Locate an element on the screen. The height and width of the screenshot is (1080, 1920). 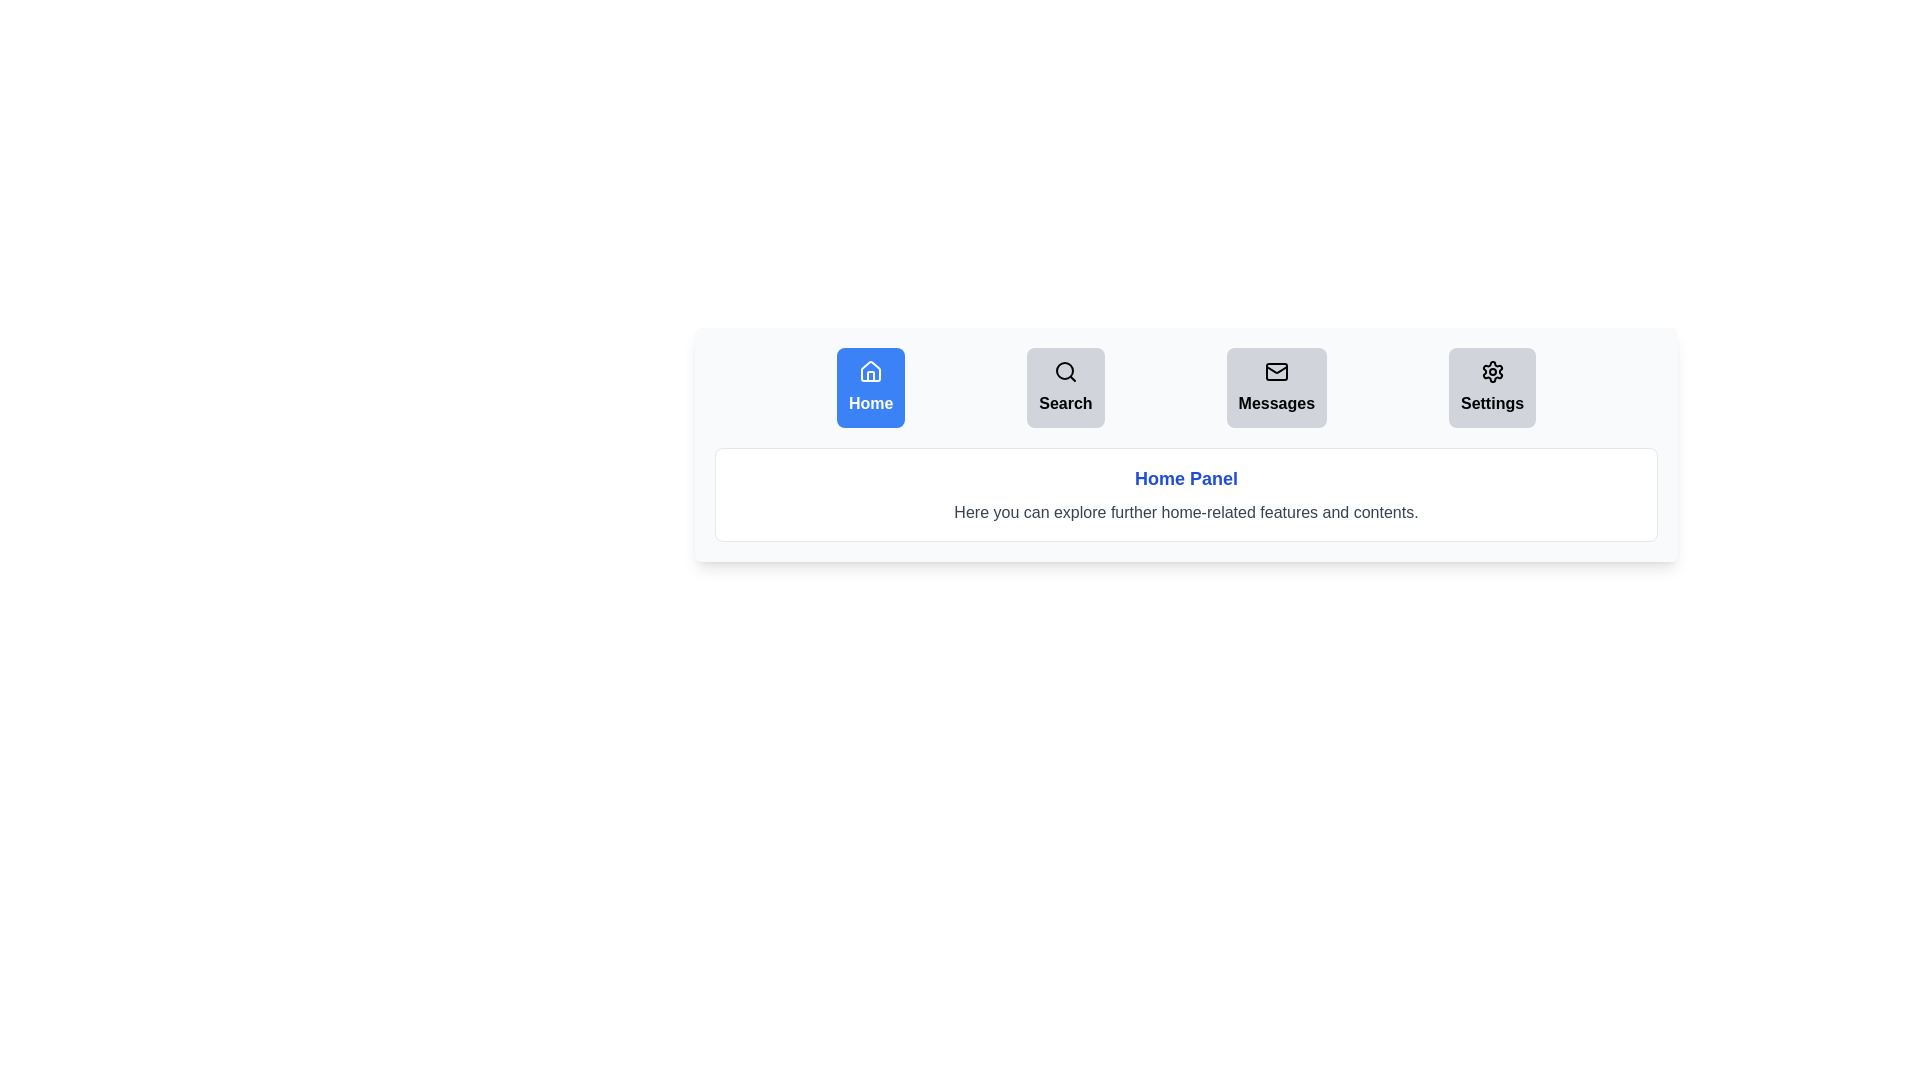
the 'Search' button, which is a light gray rounded rectangular button with a magnifying glass icon is located at coordinates (1064, 388).